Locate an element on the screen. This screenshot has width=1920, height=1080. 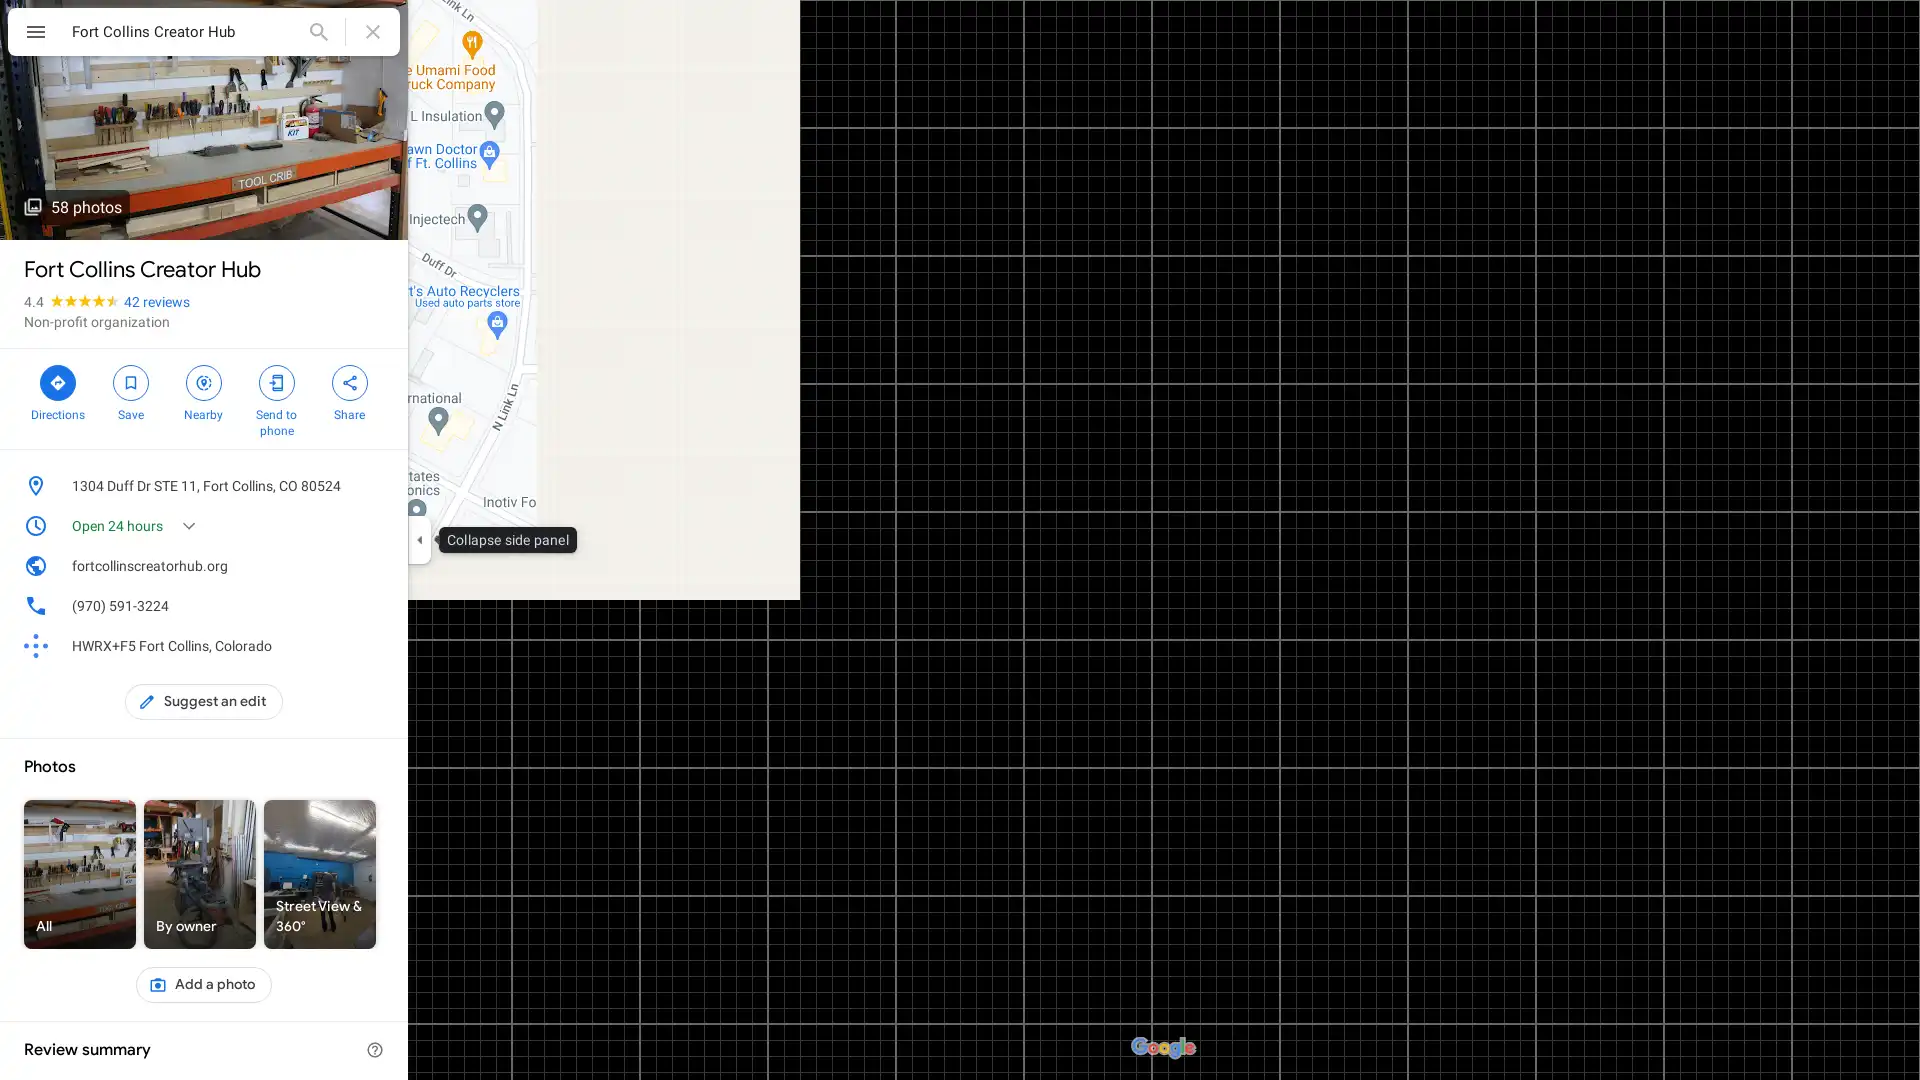
Suggest an edit is located at coordinates (204, 701).